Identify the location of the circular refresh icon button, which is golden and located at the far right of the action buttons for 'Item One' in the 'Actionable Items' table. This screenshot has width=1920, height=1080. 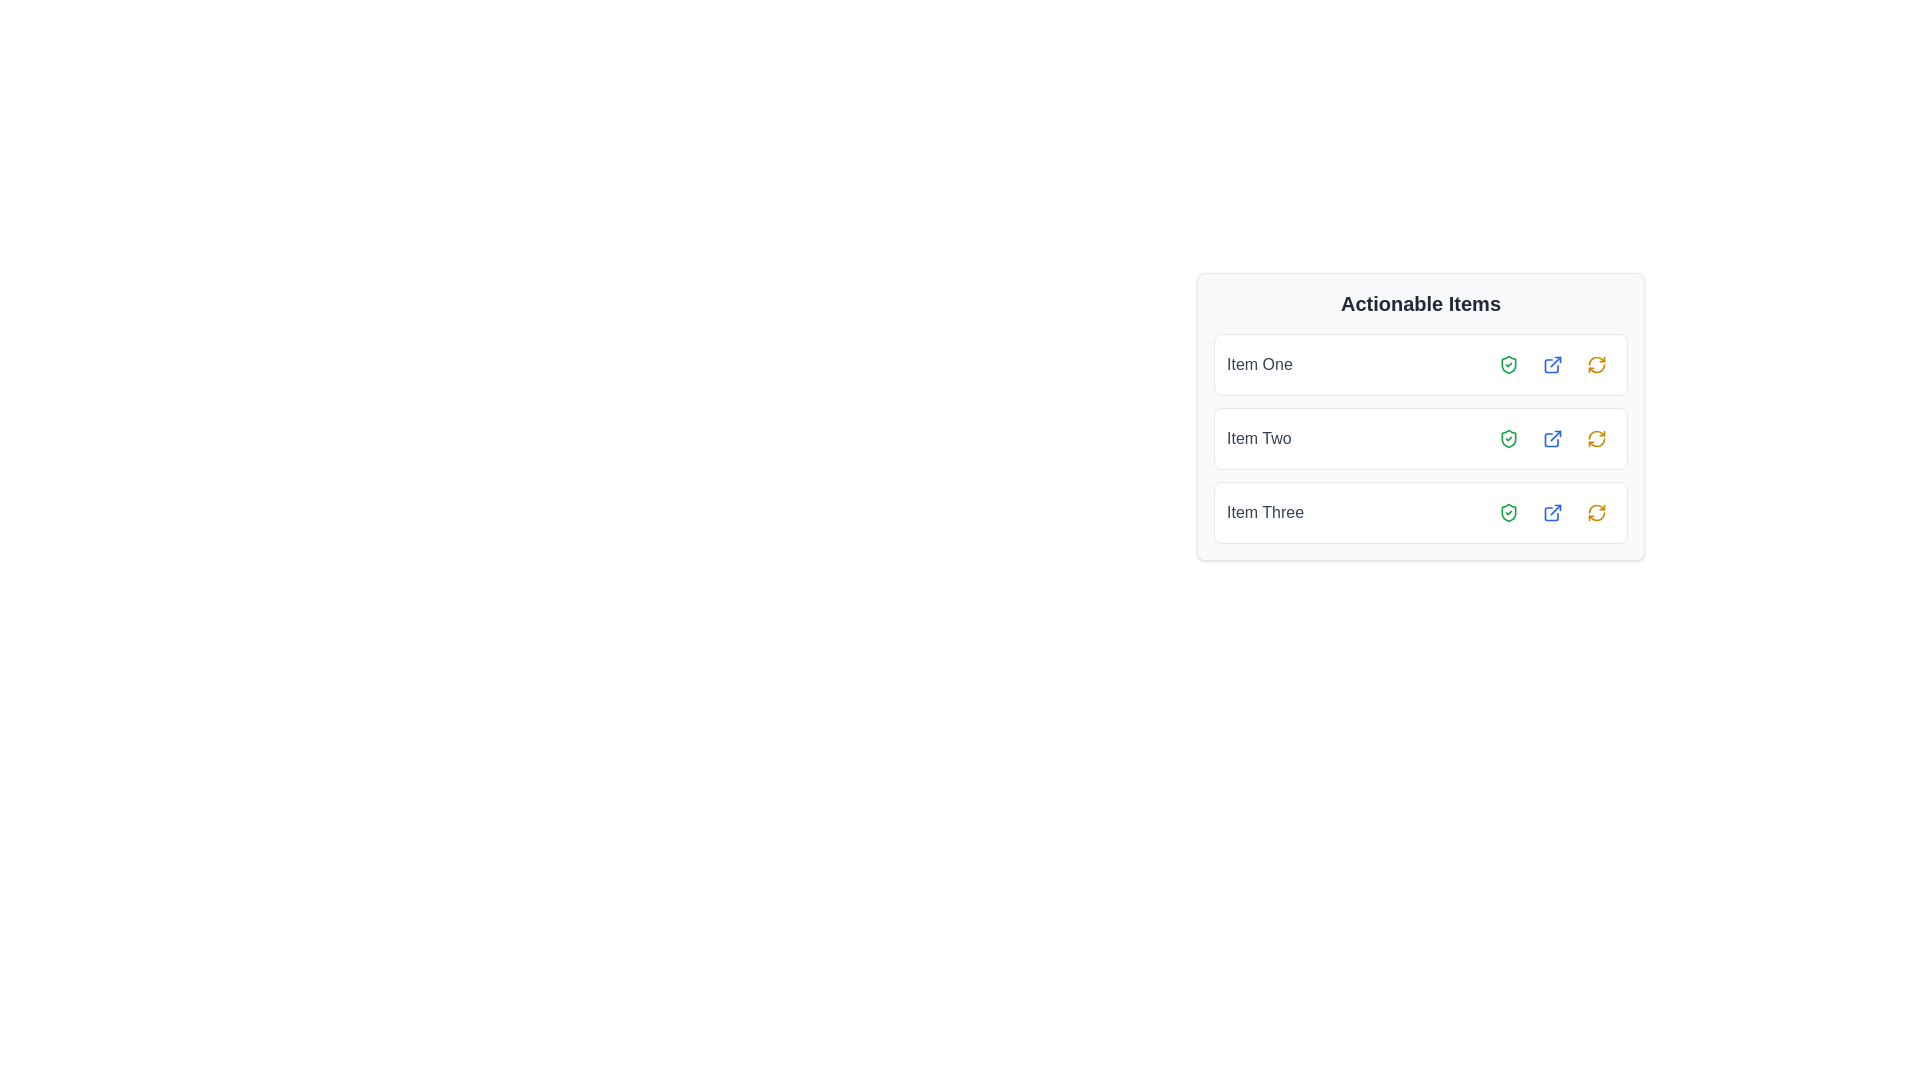
(1596, 365).